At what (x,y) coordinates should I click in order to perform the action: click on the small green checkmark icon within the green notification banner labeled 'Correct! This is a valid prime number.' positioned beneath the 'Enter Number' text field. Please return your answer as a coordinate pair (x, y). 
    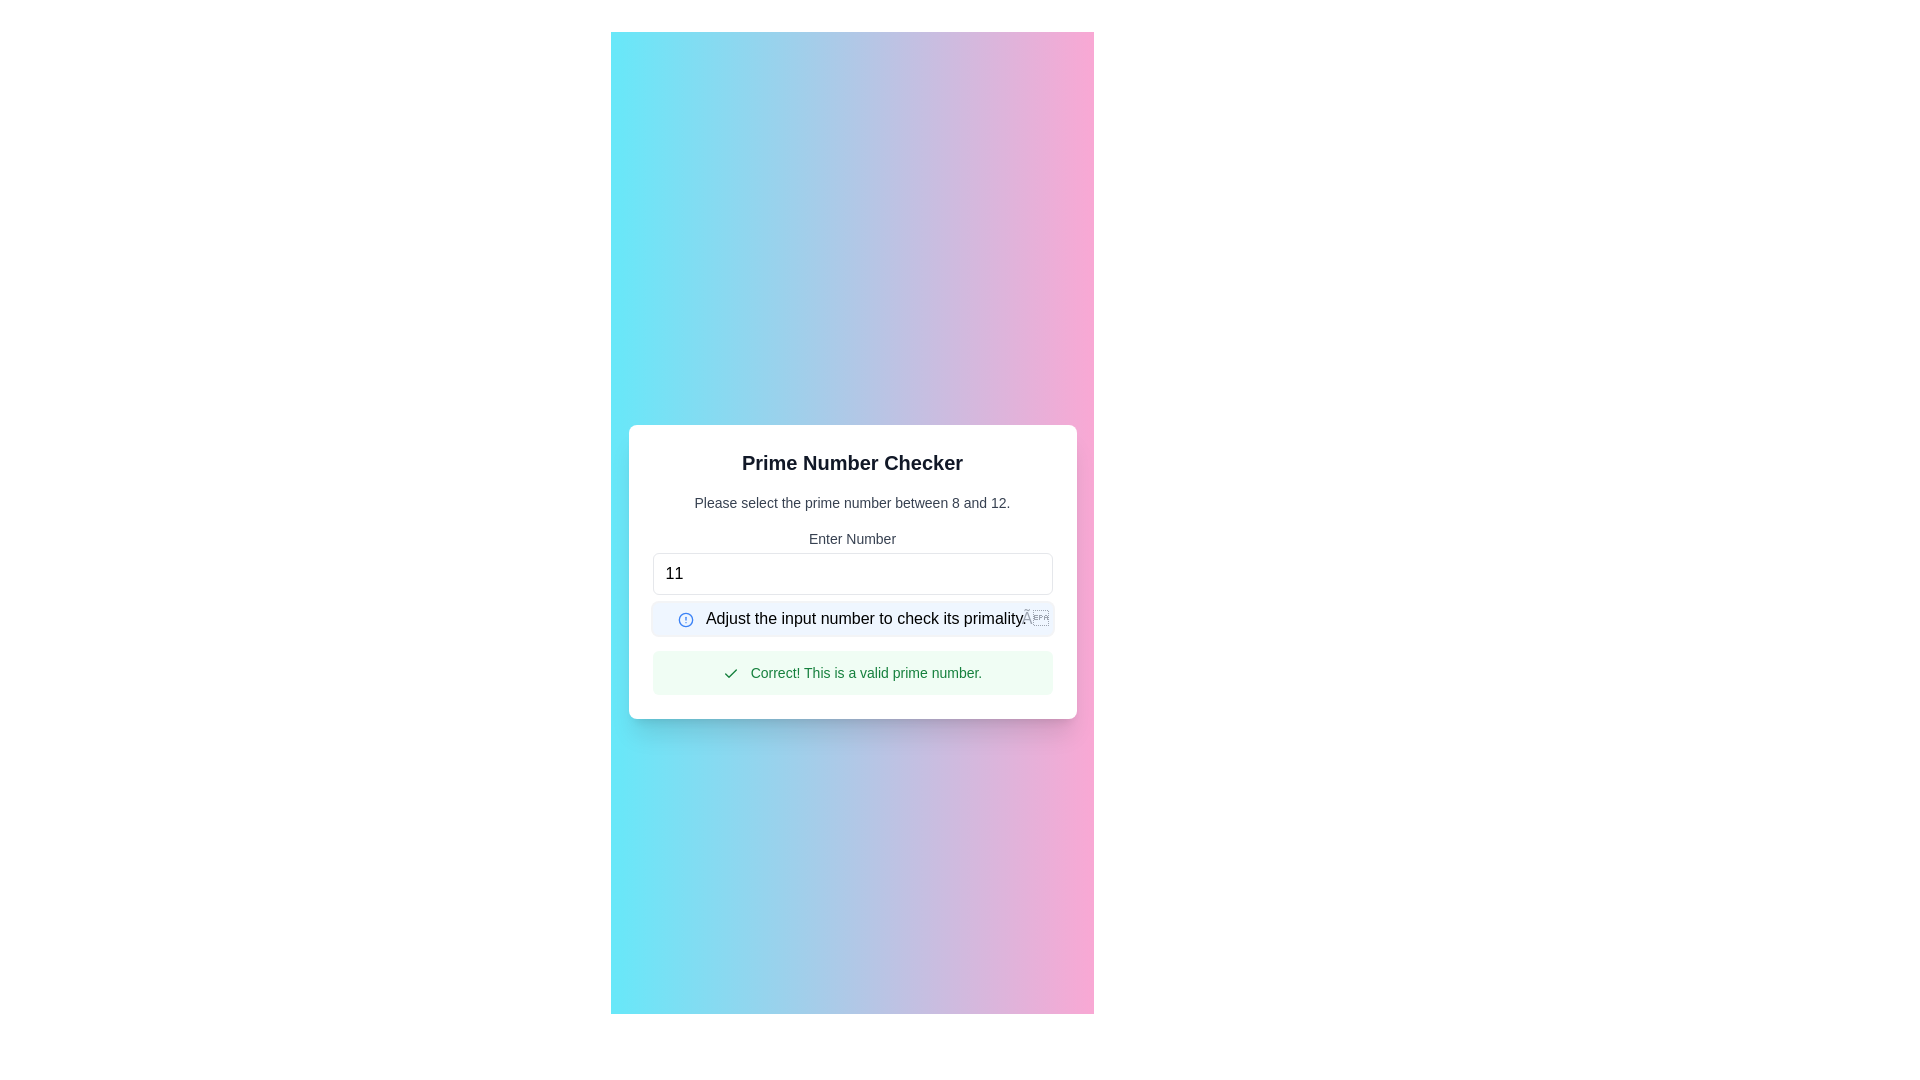
    Looking at the image, I should click on (729, 674).